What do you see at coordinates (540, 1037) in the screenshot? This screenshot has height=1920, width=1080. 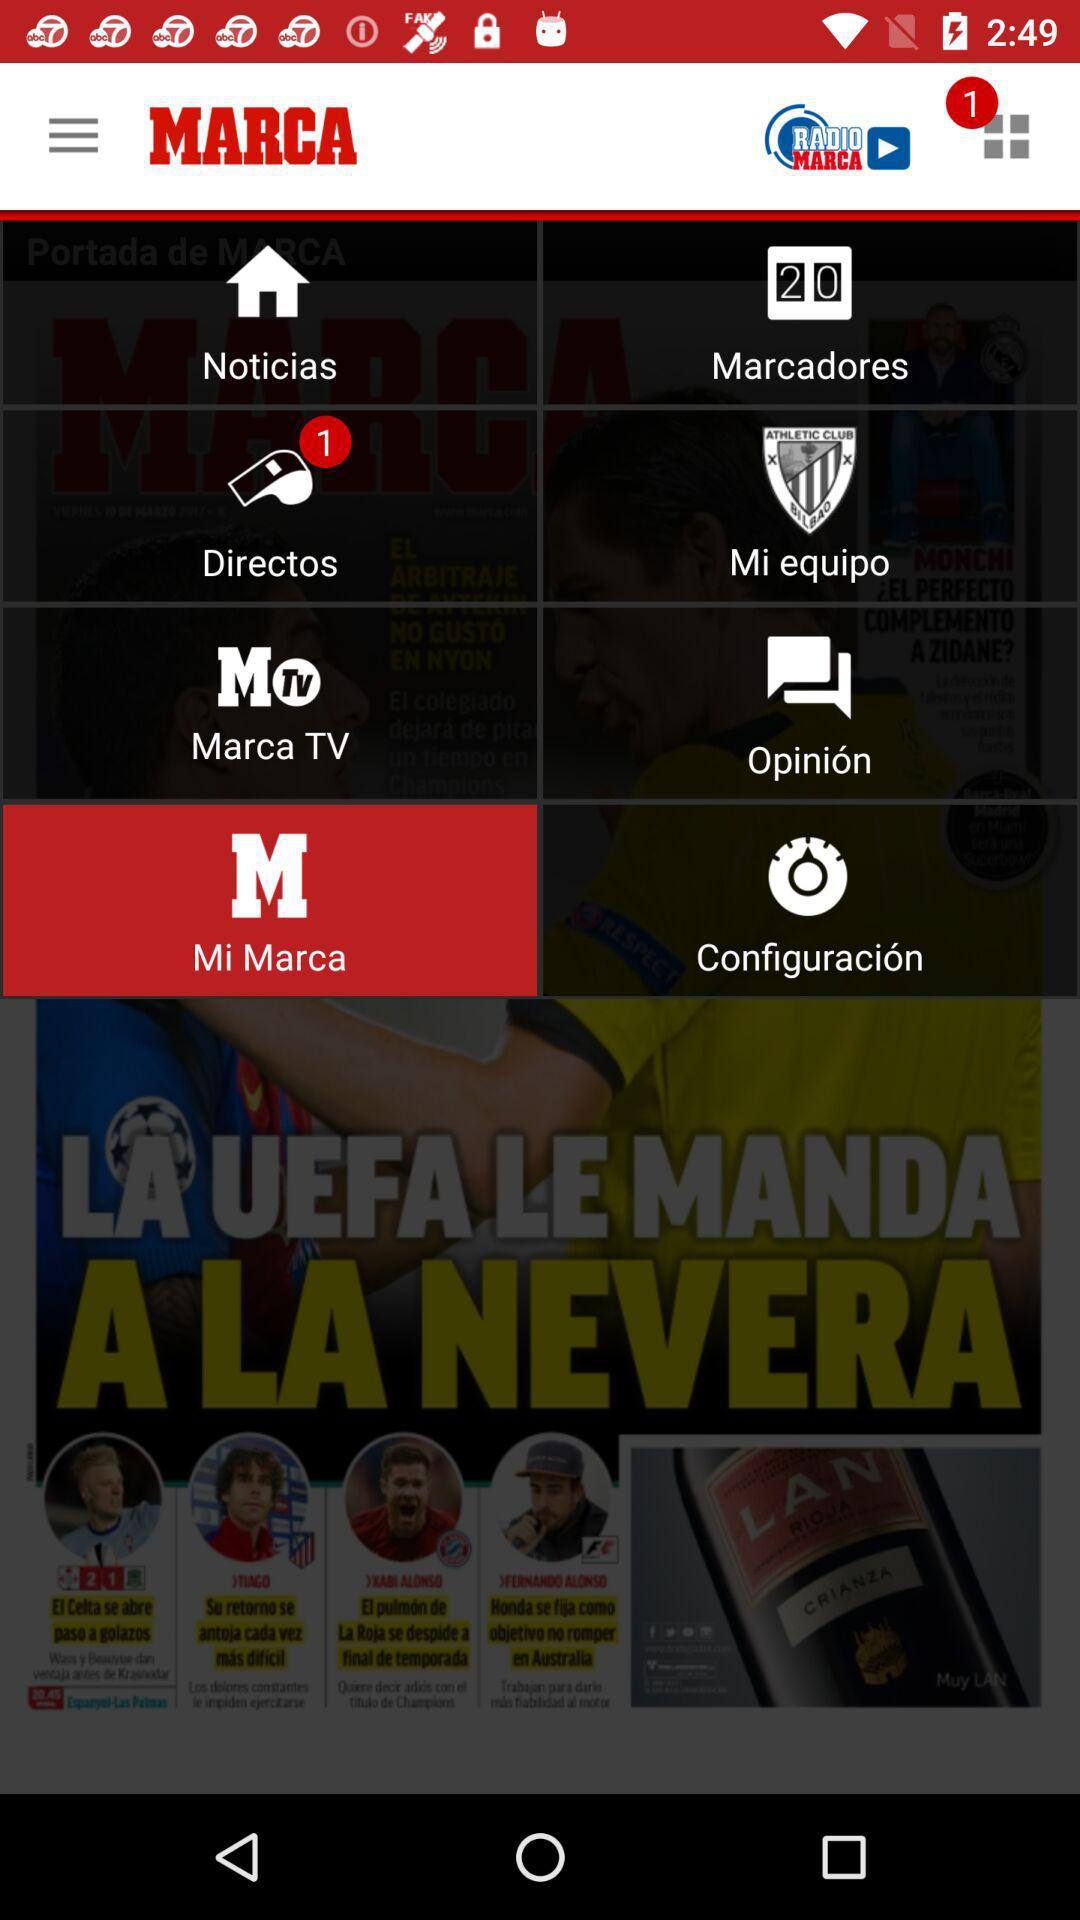 I see `the item below portada de marca` at bounding box center [540, 1037].